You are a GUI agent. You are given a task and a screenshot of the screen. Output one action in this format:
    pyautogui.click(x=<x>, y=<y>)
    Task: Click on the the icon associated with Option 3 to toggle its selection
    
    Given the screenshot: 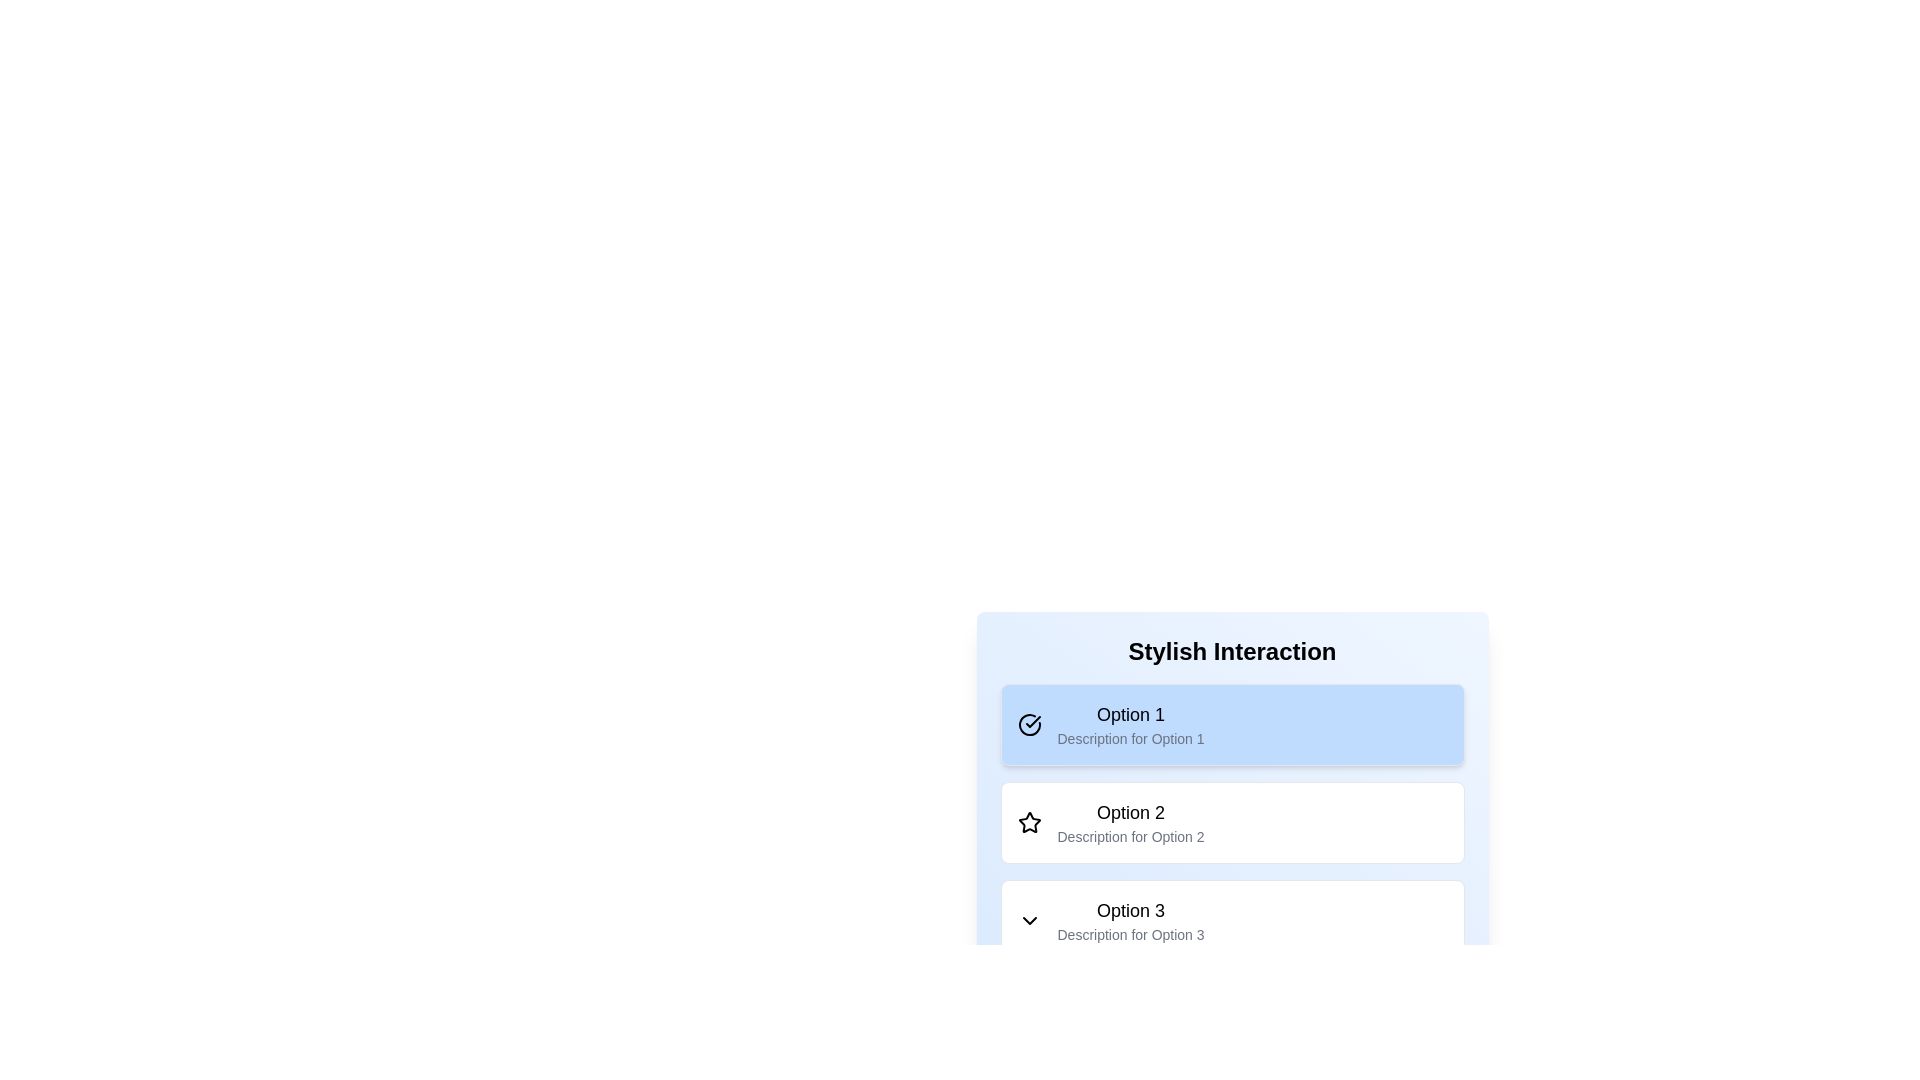 What is the action you would take?
    pyautogui.click(x=1029, y=921)
    